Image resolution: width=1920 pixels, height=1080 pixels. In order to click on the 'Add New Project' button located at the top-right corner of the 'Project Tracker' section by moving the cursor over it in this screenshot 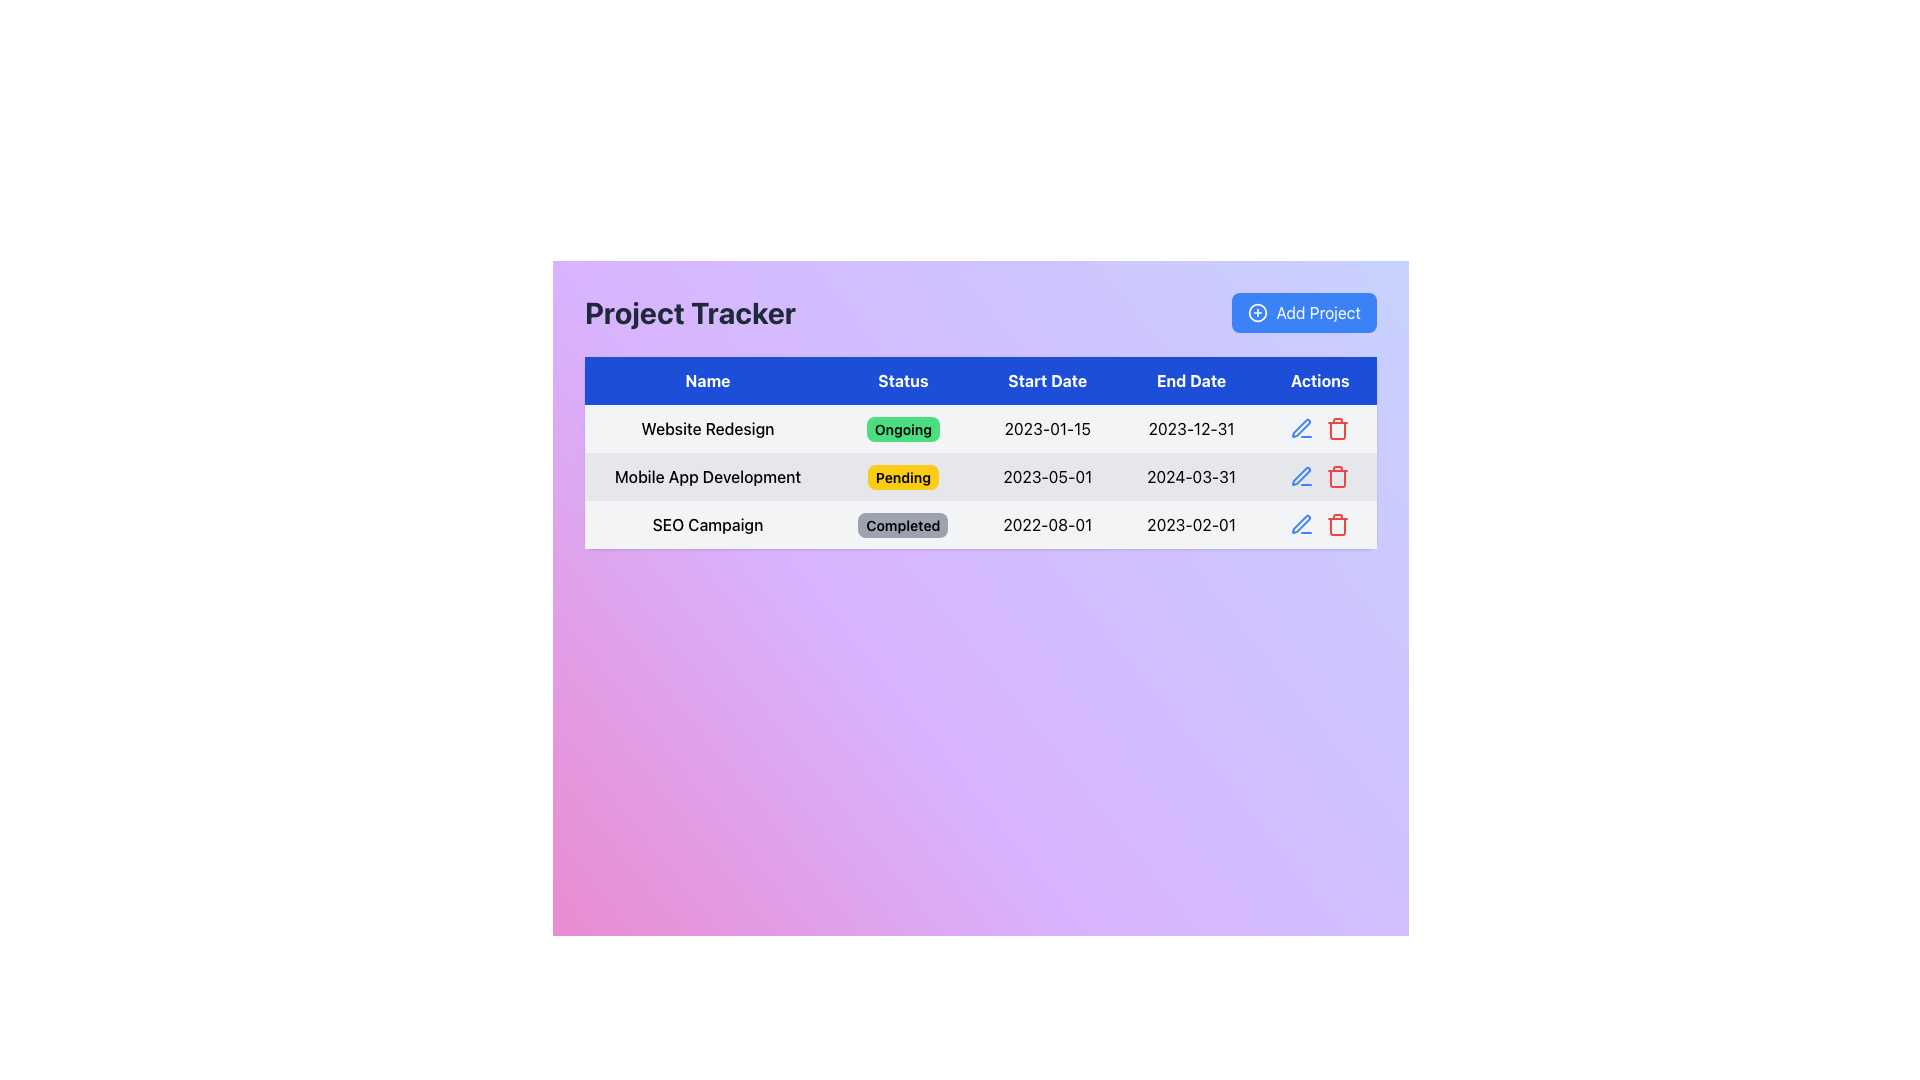, I will do `click(1304, 312)`.